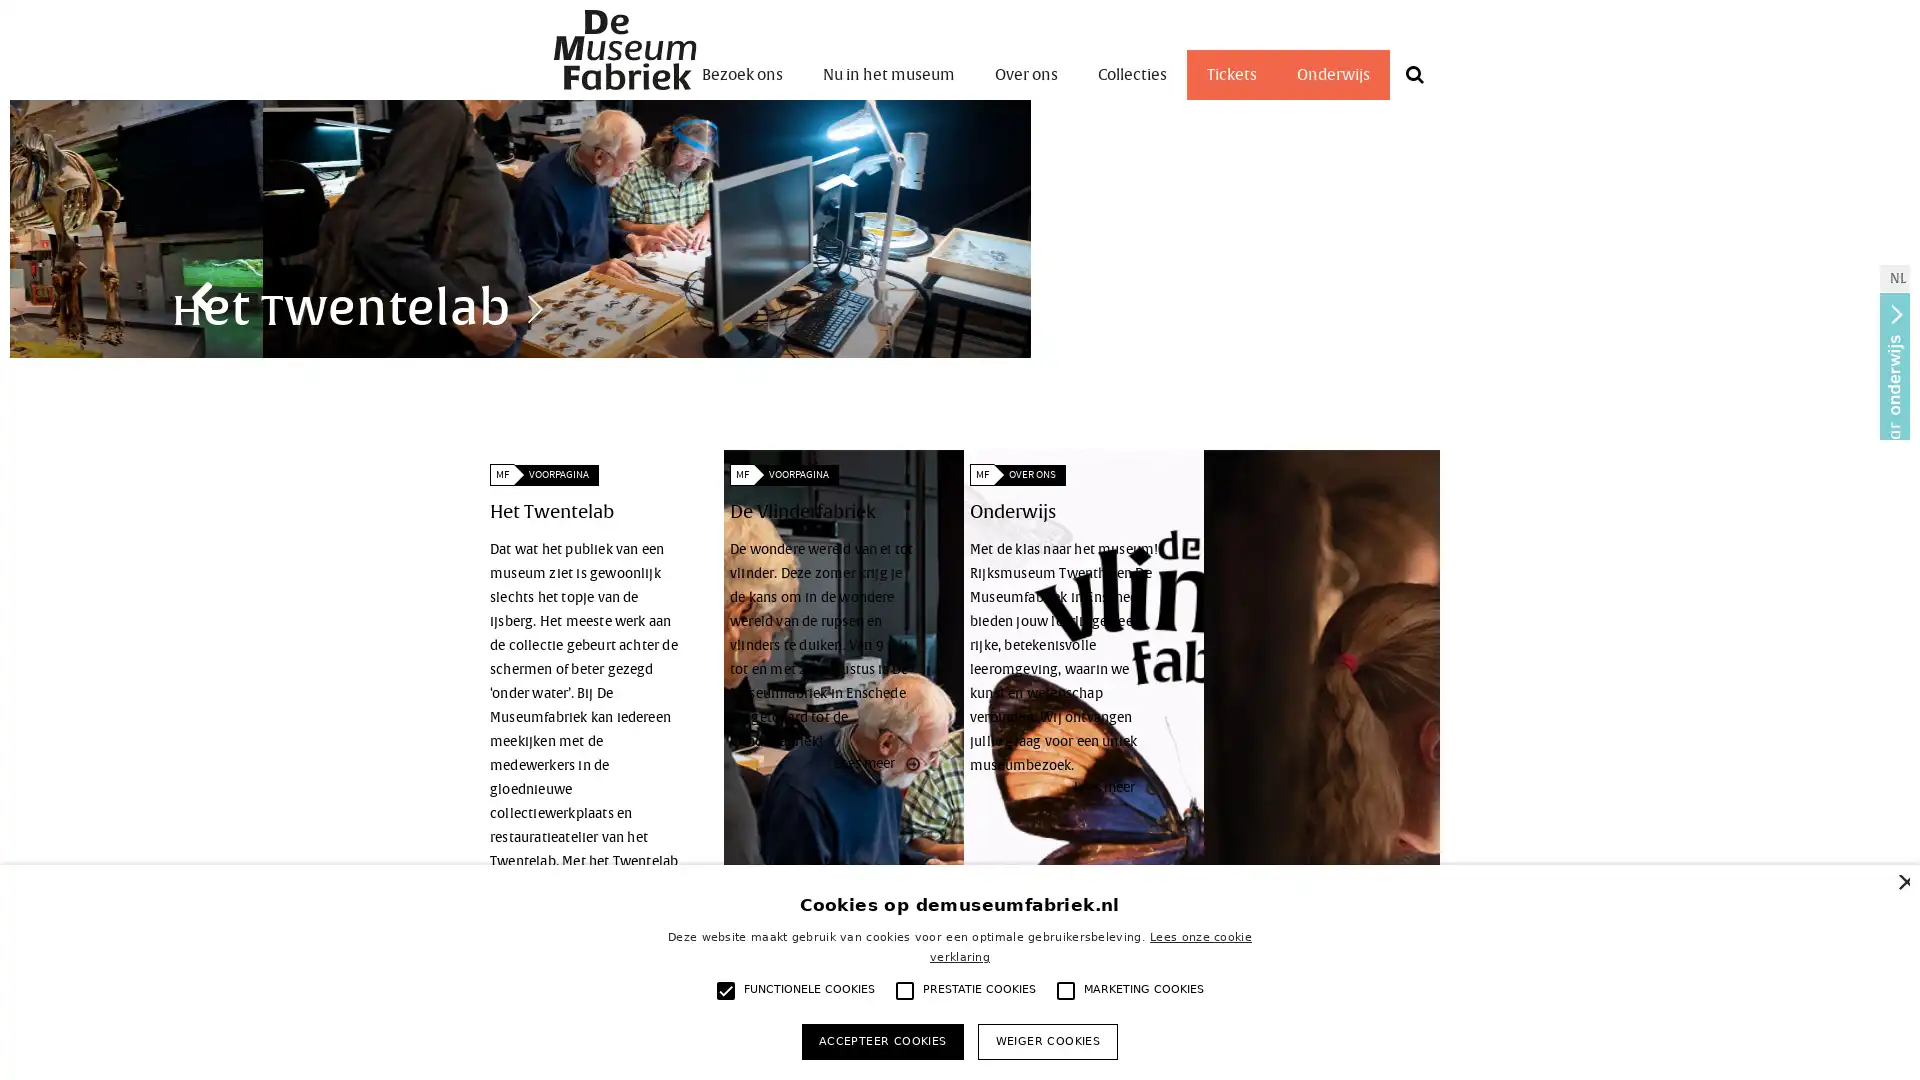  I want to click on WEIGER COOKIES, so click(1046, 1040).